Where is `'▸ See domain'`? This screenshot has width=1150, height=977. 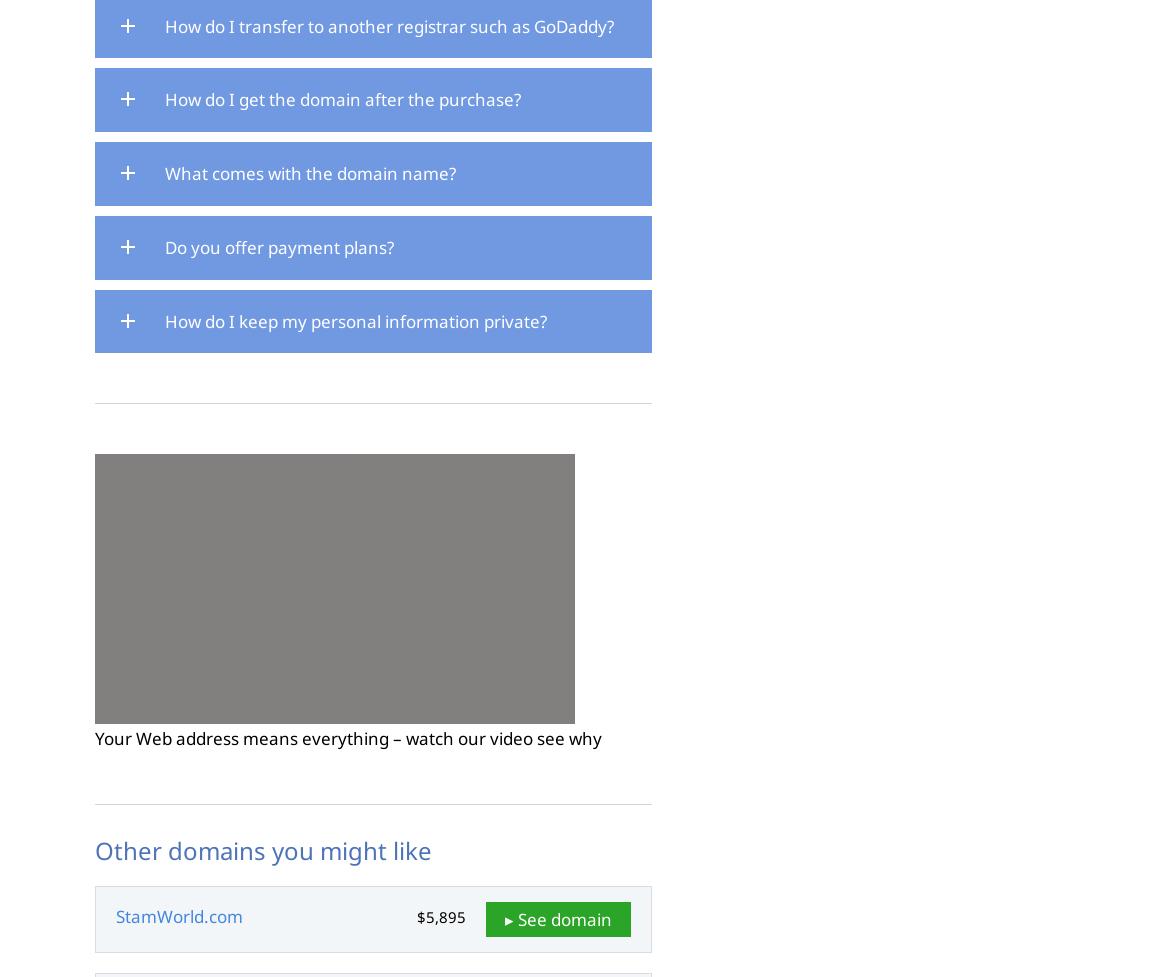
'▸ See domain' is located at coordinates (558, 917).